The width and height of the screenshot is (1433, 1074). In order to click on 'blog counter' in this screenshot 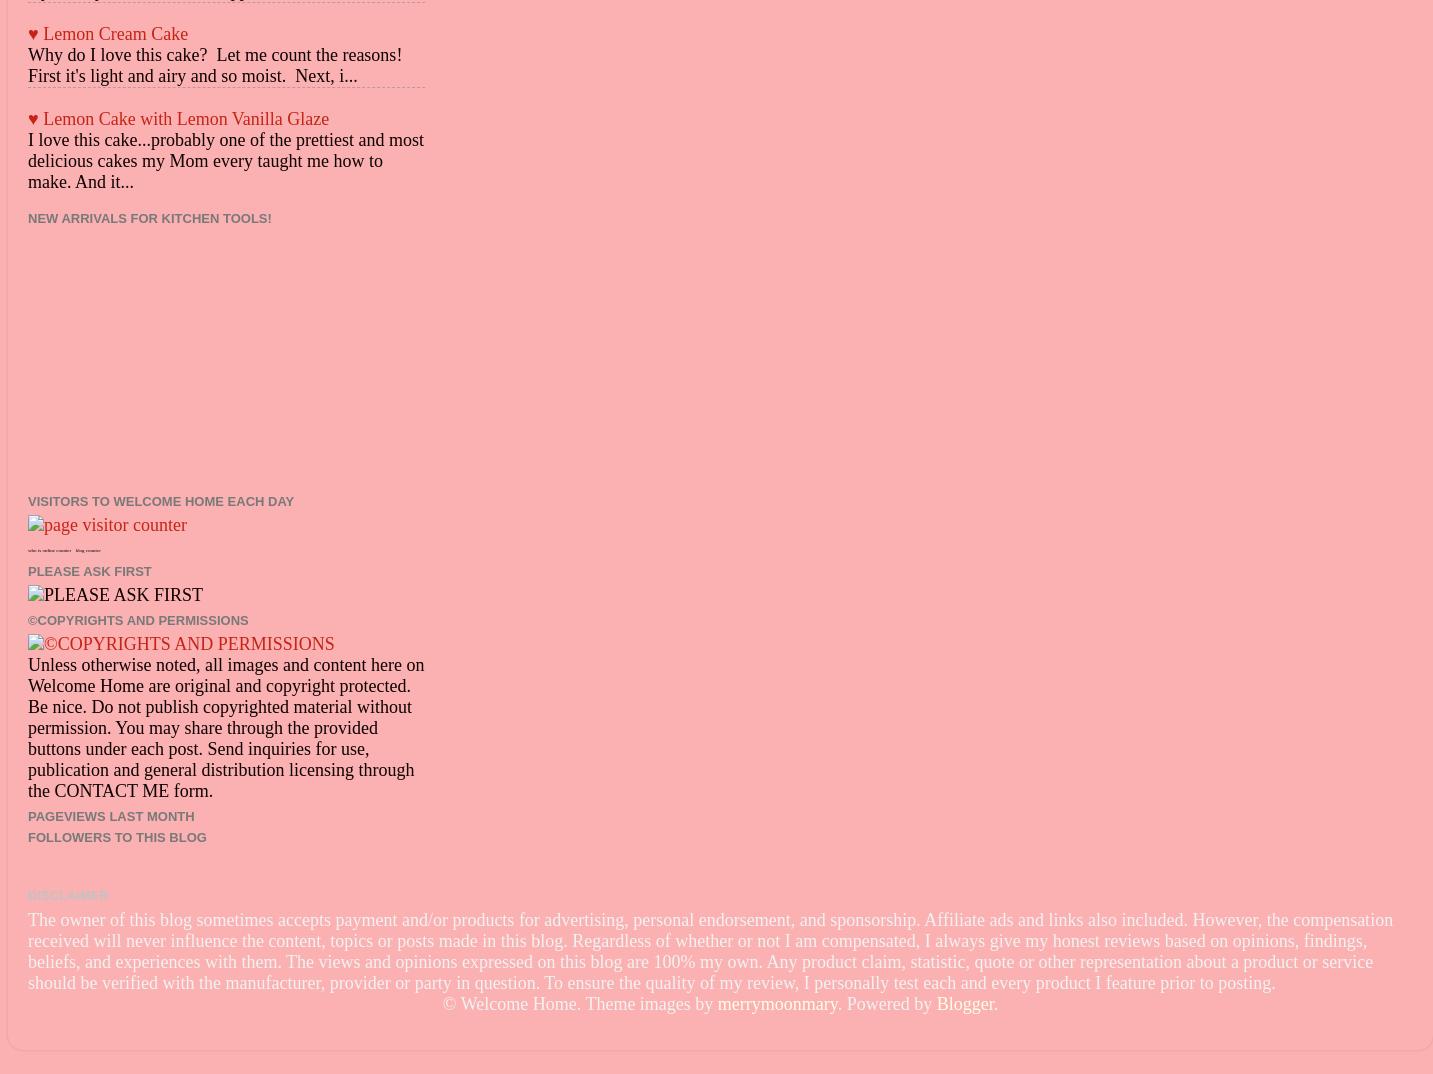, I will do `click(86, 549)`.